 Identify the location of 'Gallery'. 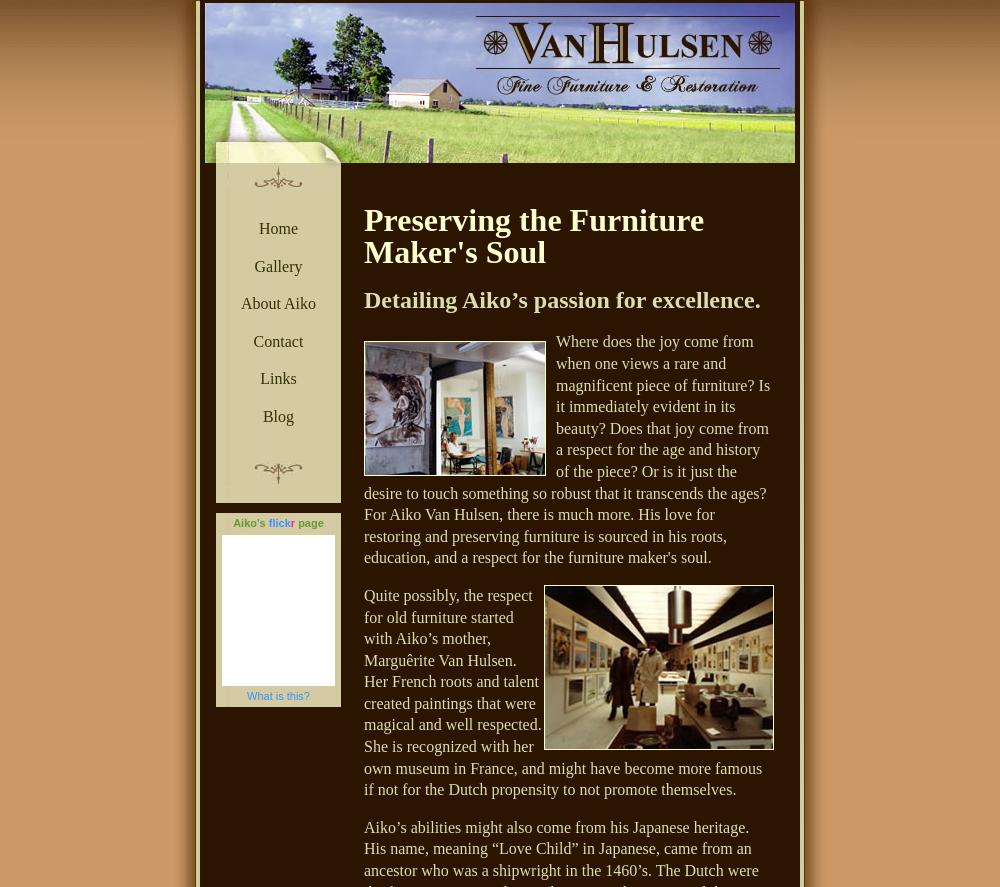
(254, 264).